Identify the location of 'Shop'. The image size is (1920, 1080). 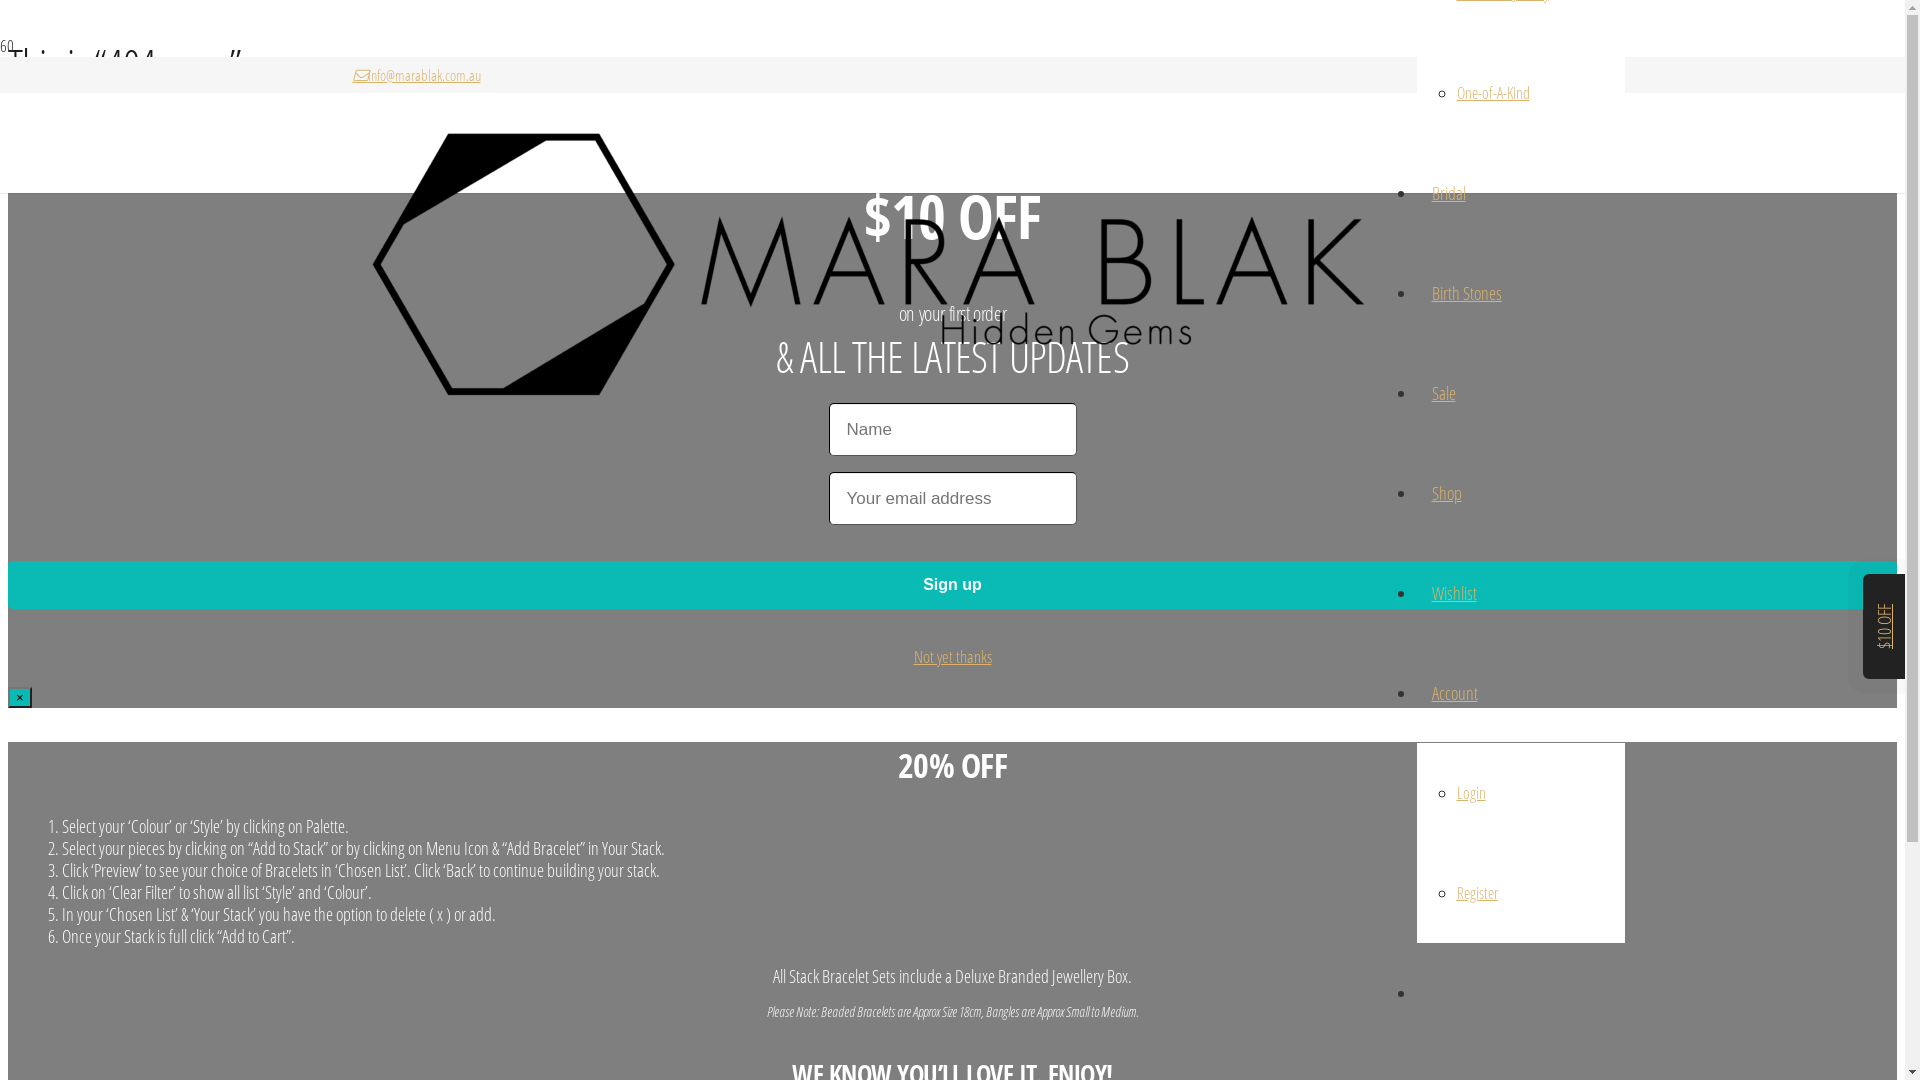
(1445, 493).